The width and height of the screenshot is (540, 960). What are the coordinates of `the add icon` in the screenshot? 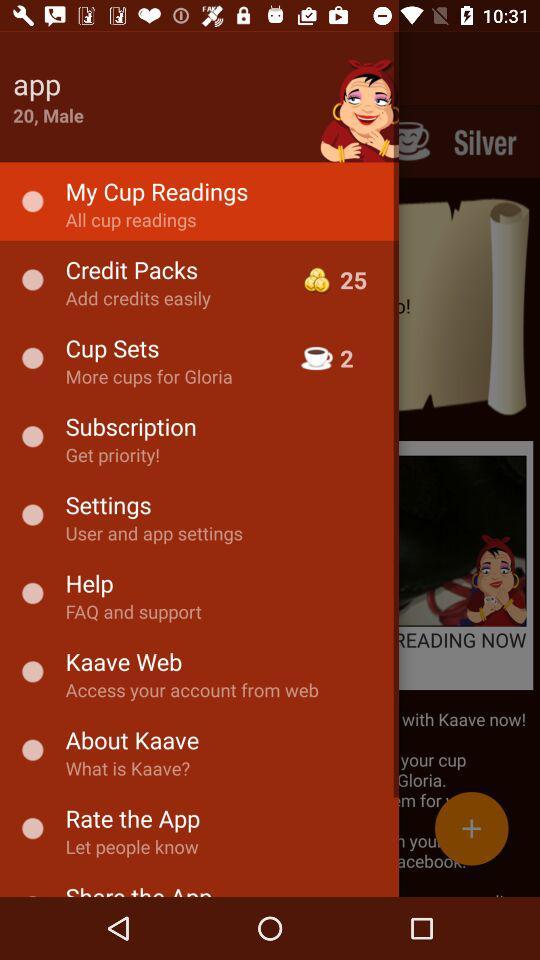 It's located at (471, 828).